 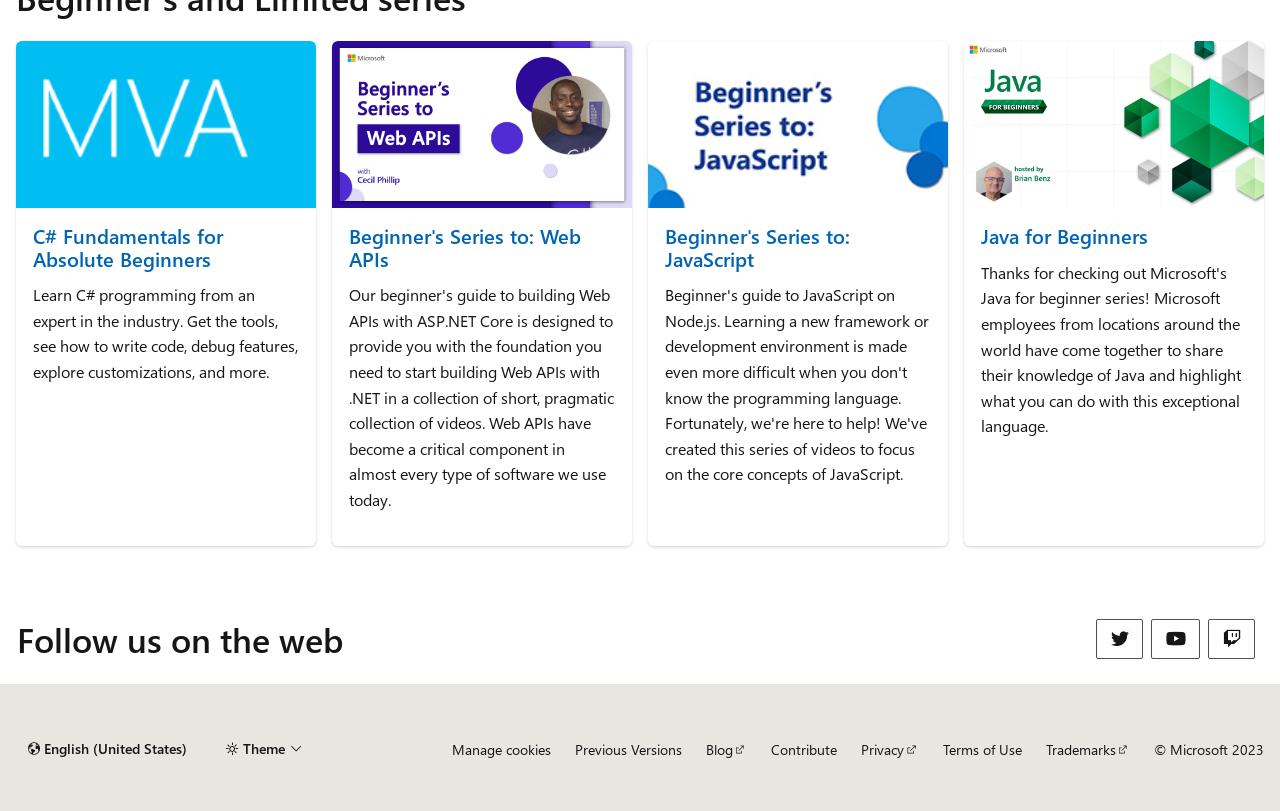 I want to click on 'Manage cookies', so click(x=449, y=748).